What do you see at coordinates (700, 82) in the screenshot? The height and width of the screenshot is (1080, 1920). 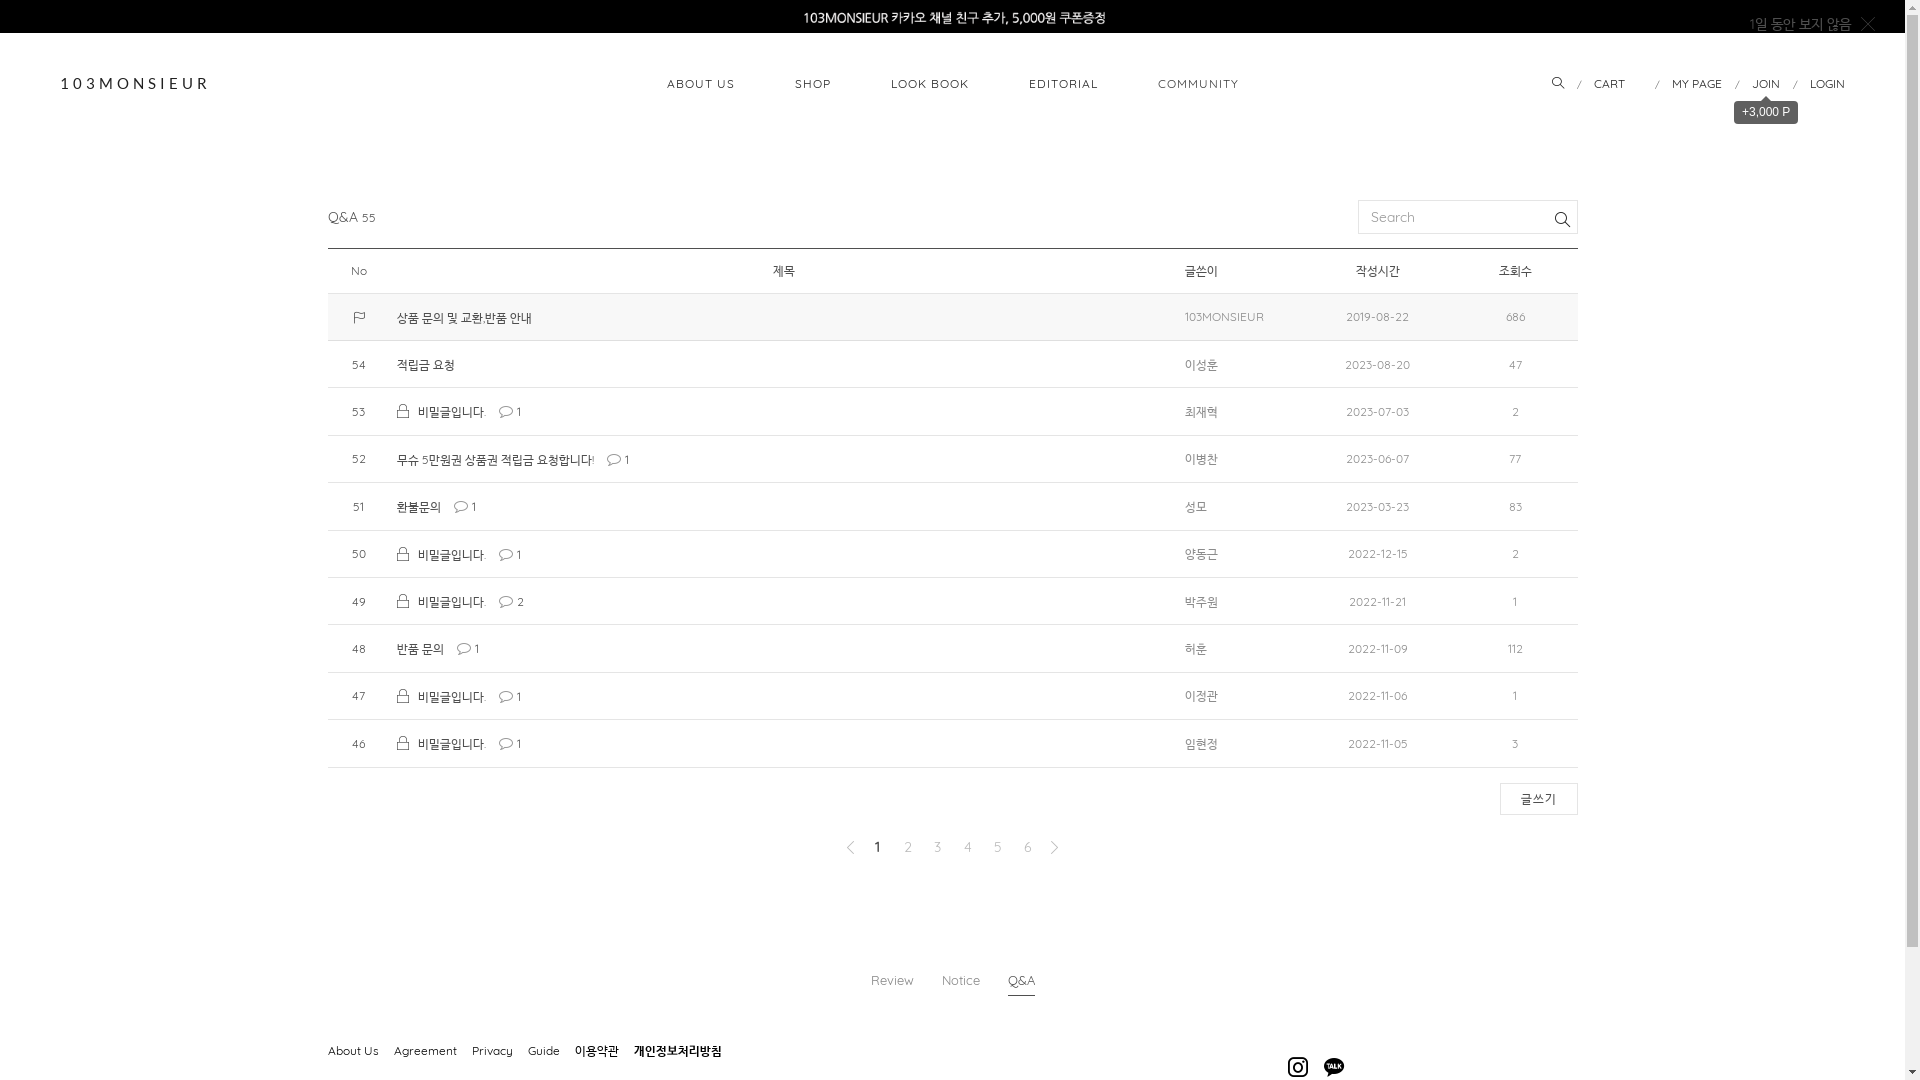 I see `'ABOUT US'` at bounding box center [700, 82].